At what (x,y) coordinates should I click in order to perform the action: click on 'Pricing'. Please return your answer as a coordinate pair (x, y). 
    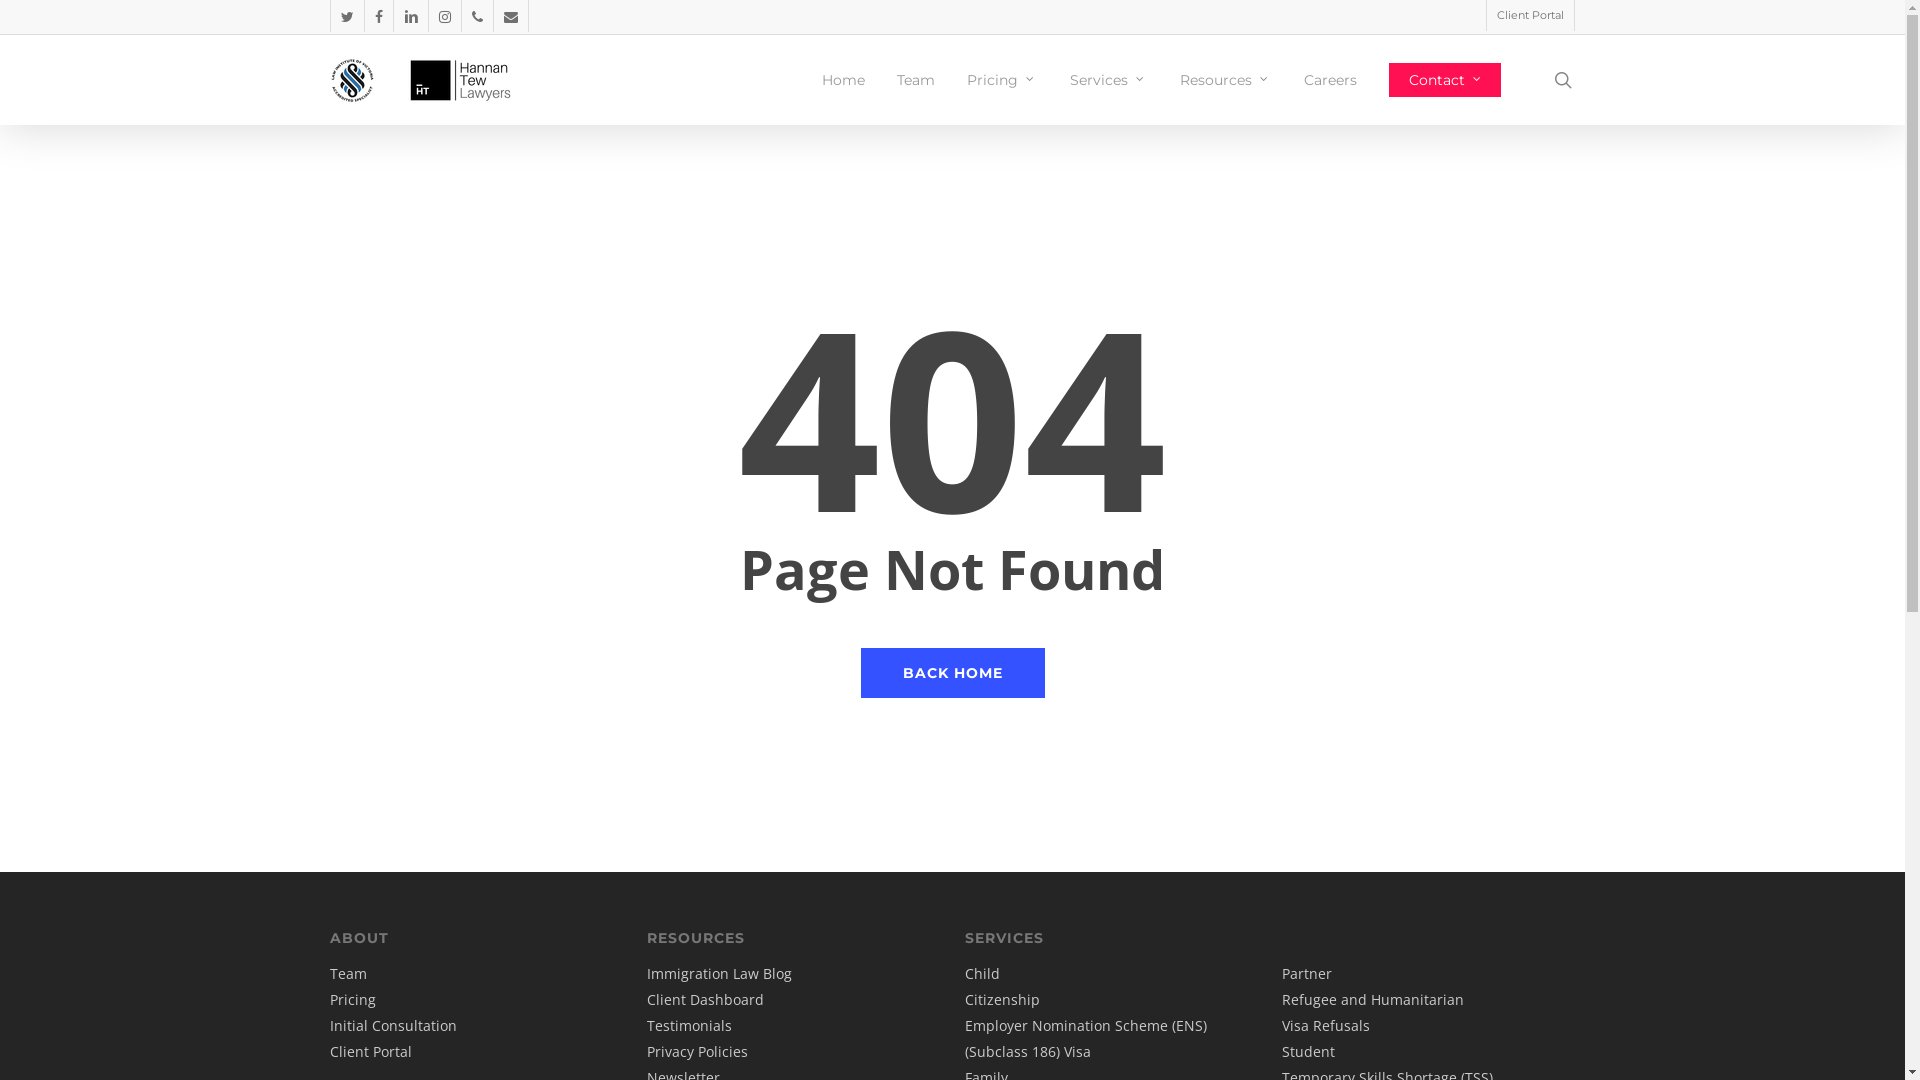
    Looking at the image, I should click on (353, 999).